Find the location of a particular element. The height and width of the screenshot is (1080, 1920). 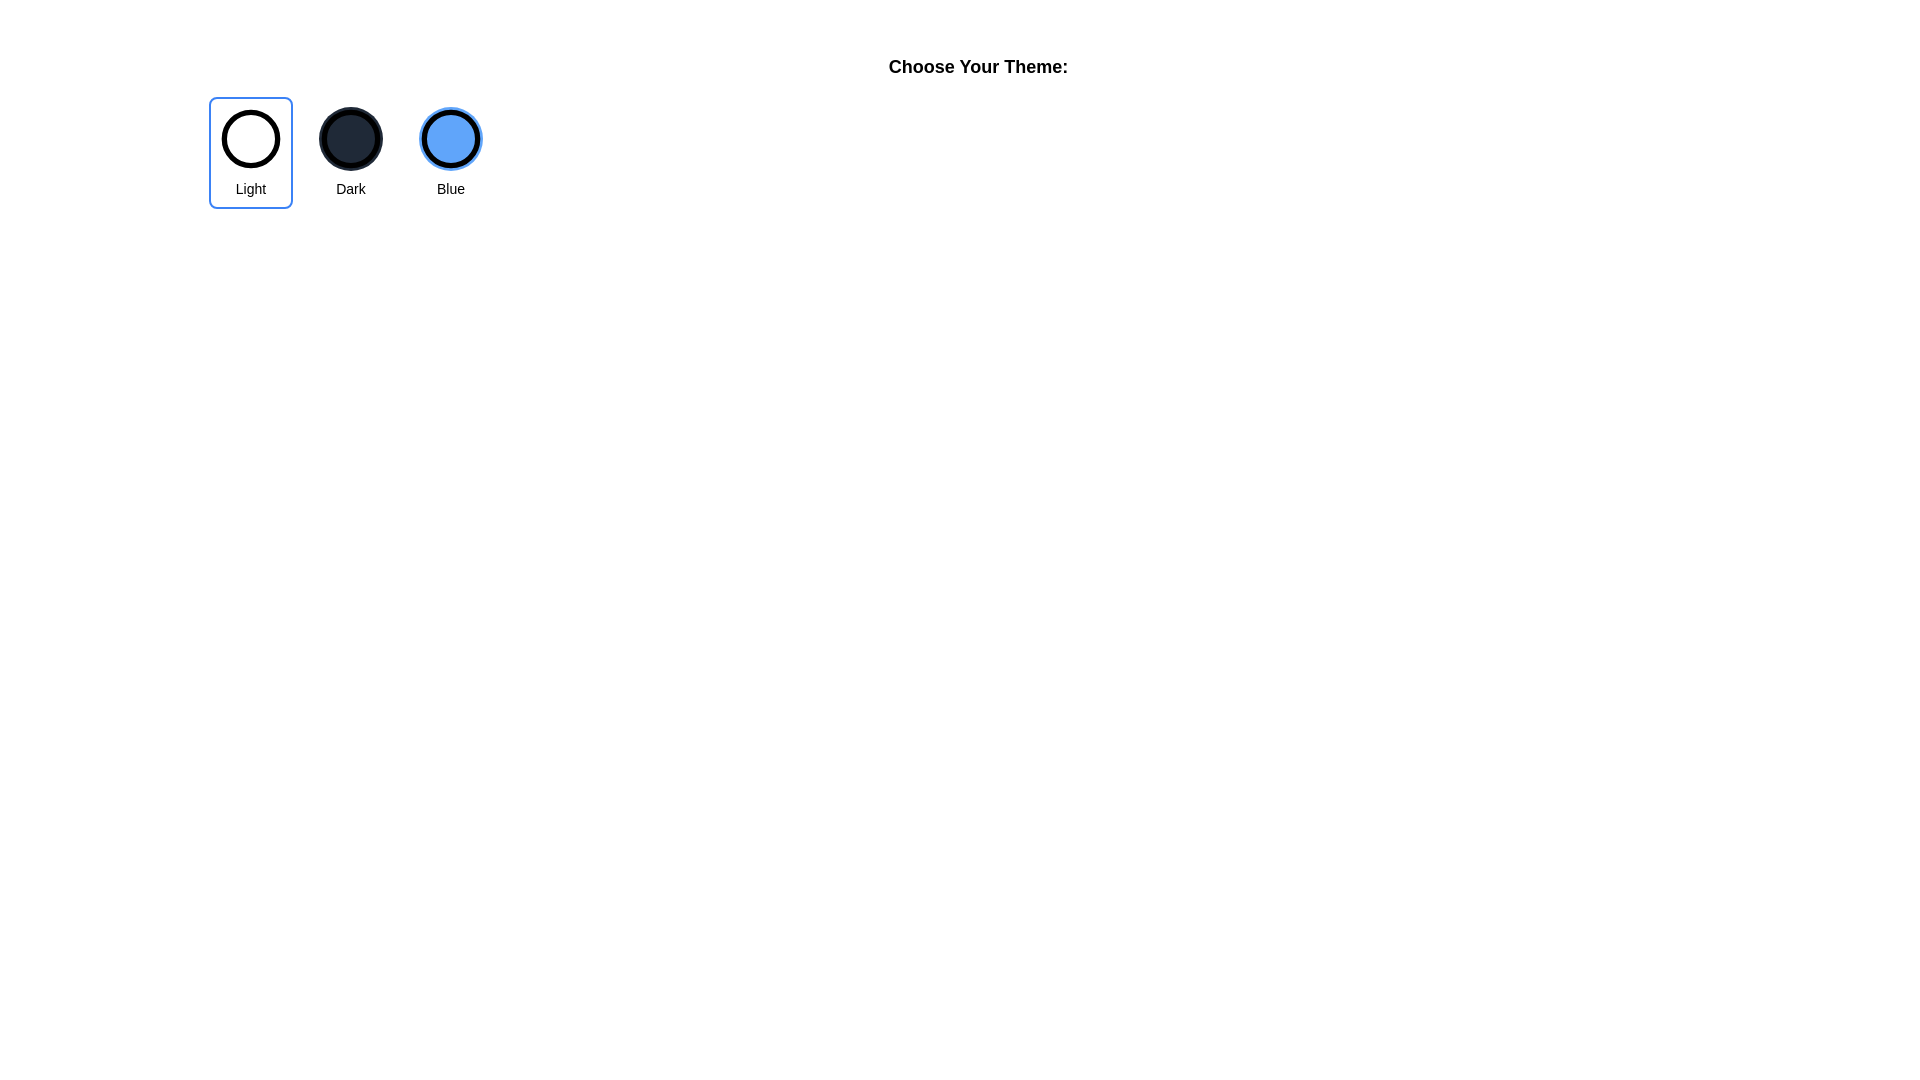

the 'Dark' button, which is the second button in a group of three horizontally arranged buttons is located at coordinates (350, 152).